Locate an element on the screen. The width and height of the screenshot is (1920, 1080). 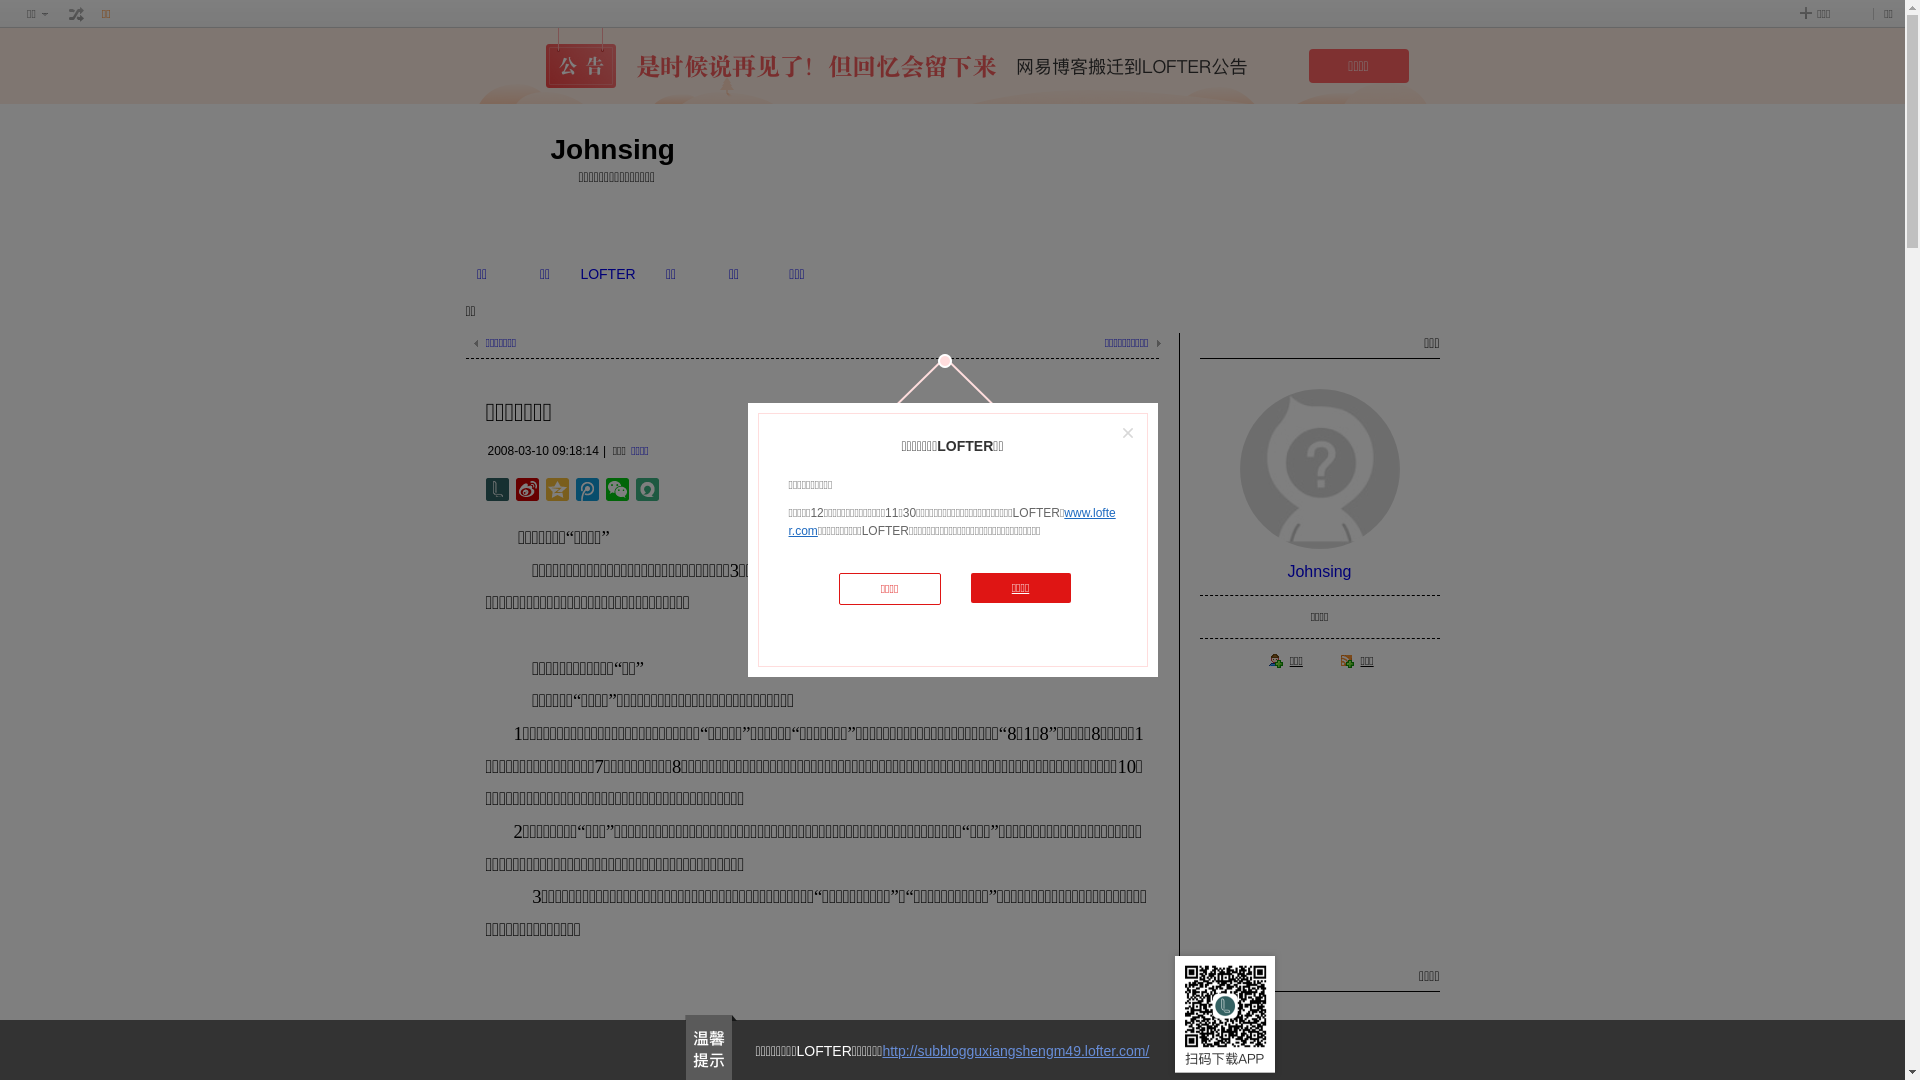
'http://subblogguxiangshengm49.lofter.com/' is located at coordinates (1015, 1049).